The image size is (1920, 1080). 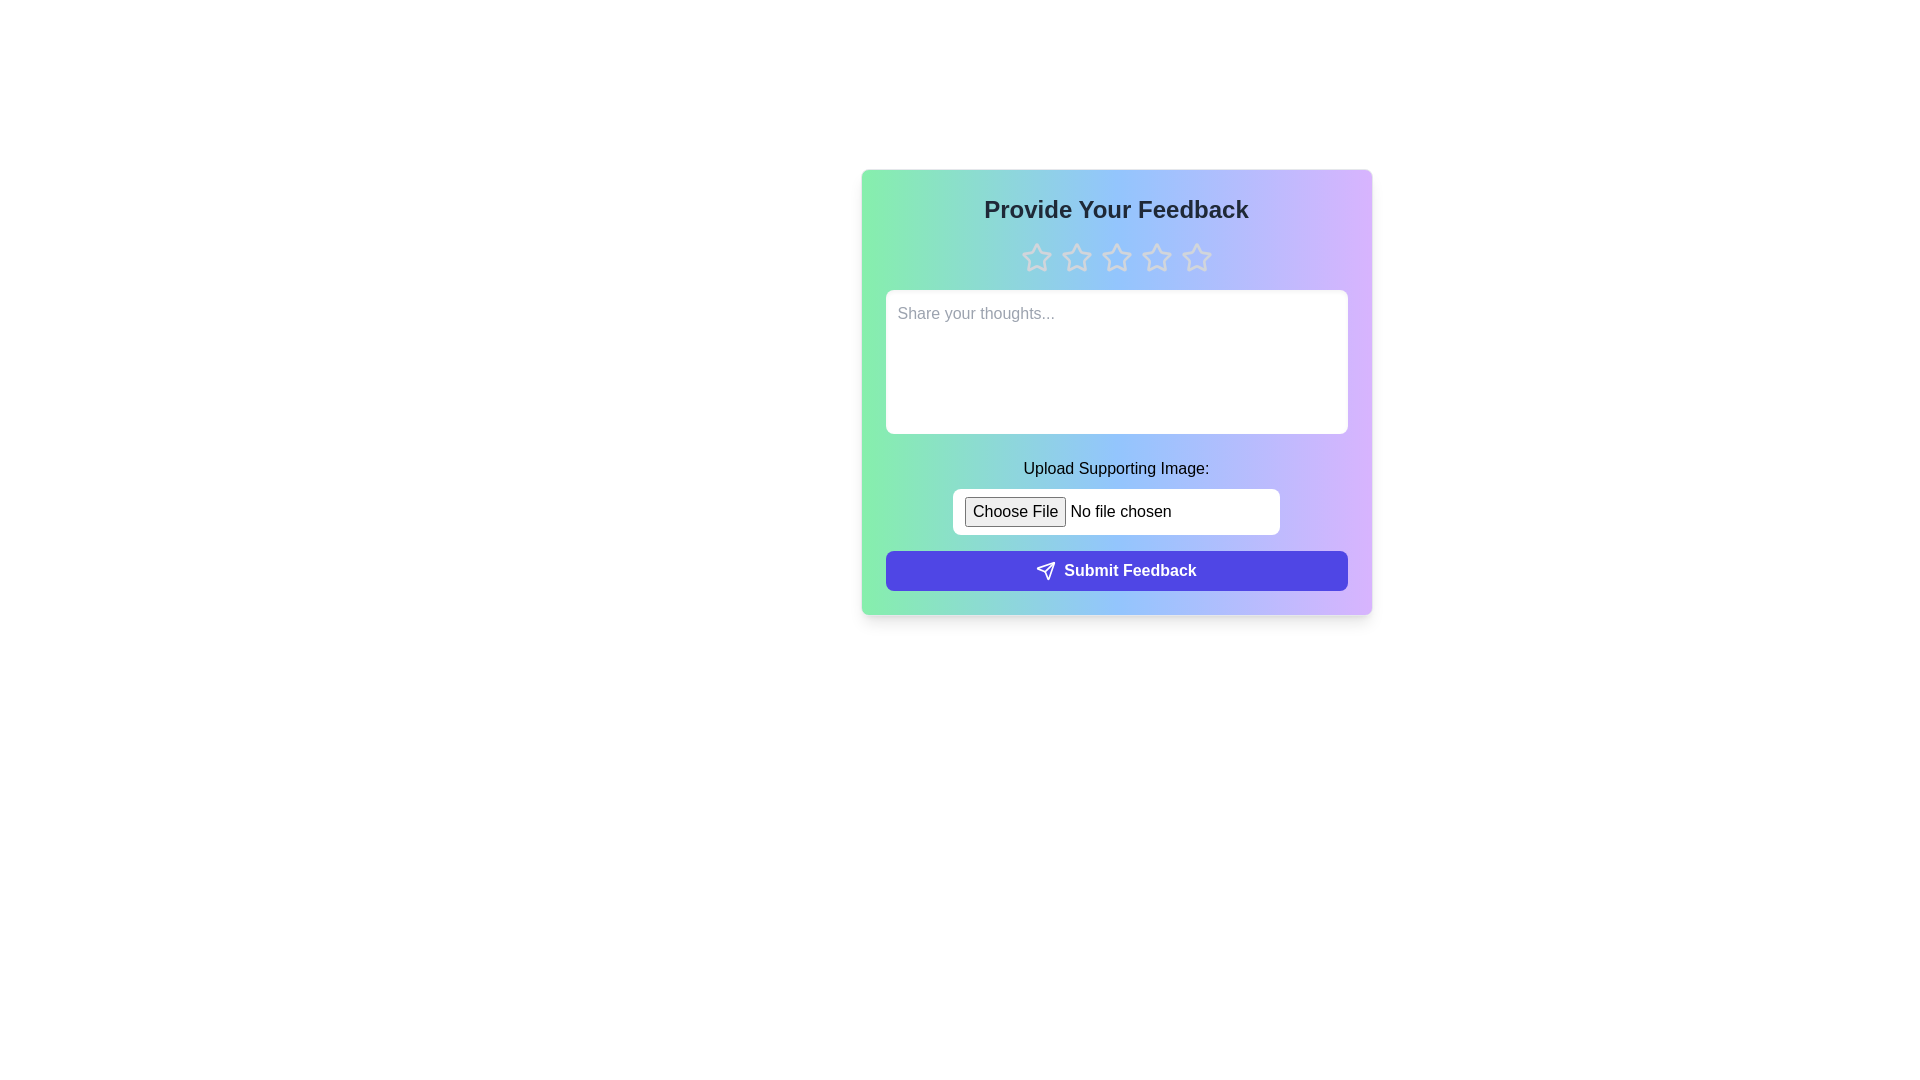 I want to click on the third Rating Star Icon in the feedback form for accessibility interactions, so click(x=1156, y=256).